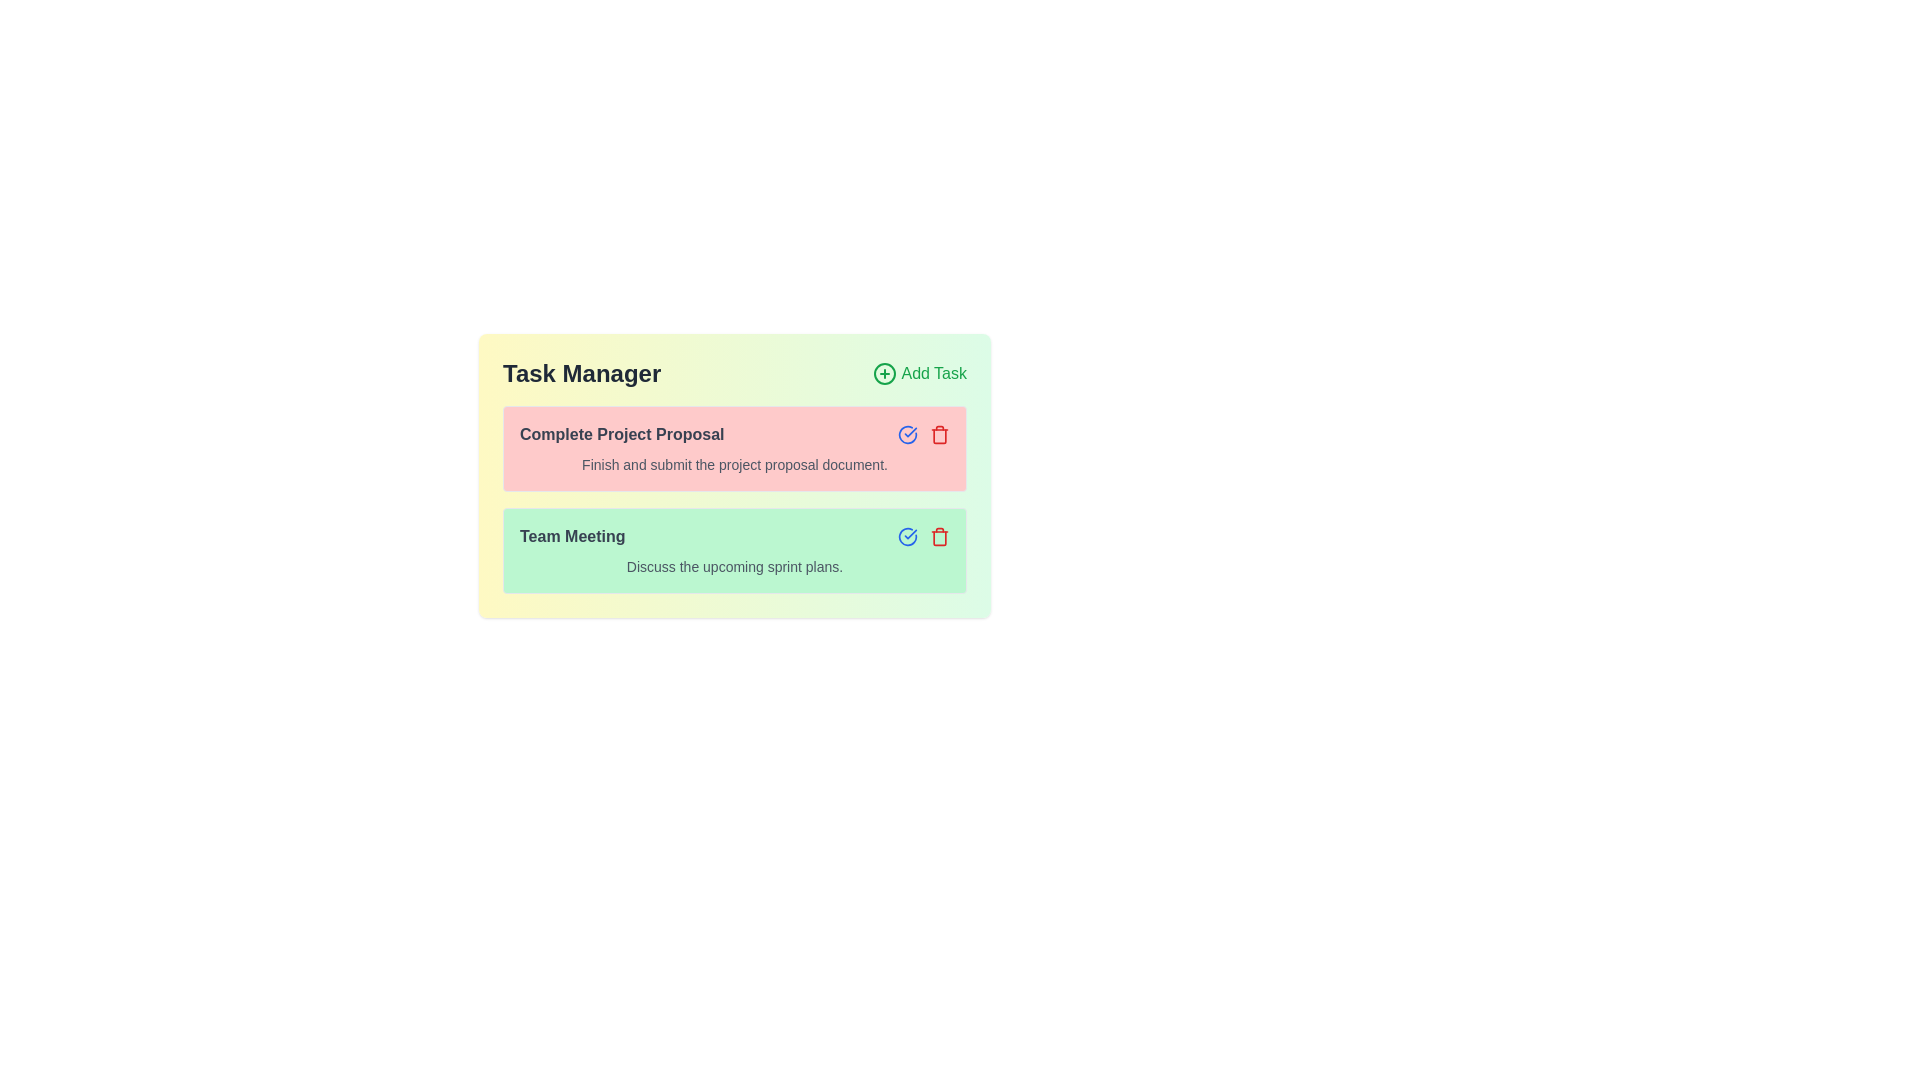 This screenshot has width=1920, height=1080. Describe the element at coordinates (939, 536) in the screenshot. I see `the middle component of the trash can icon located to the right of the 'Team Meeting' task in the task management interface` at that location.